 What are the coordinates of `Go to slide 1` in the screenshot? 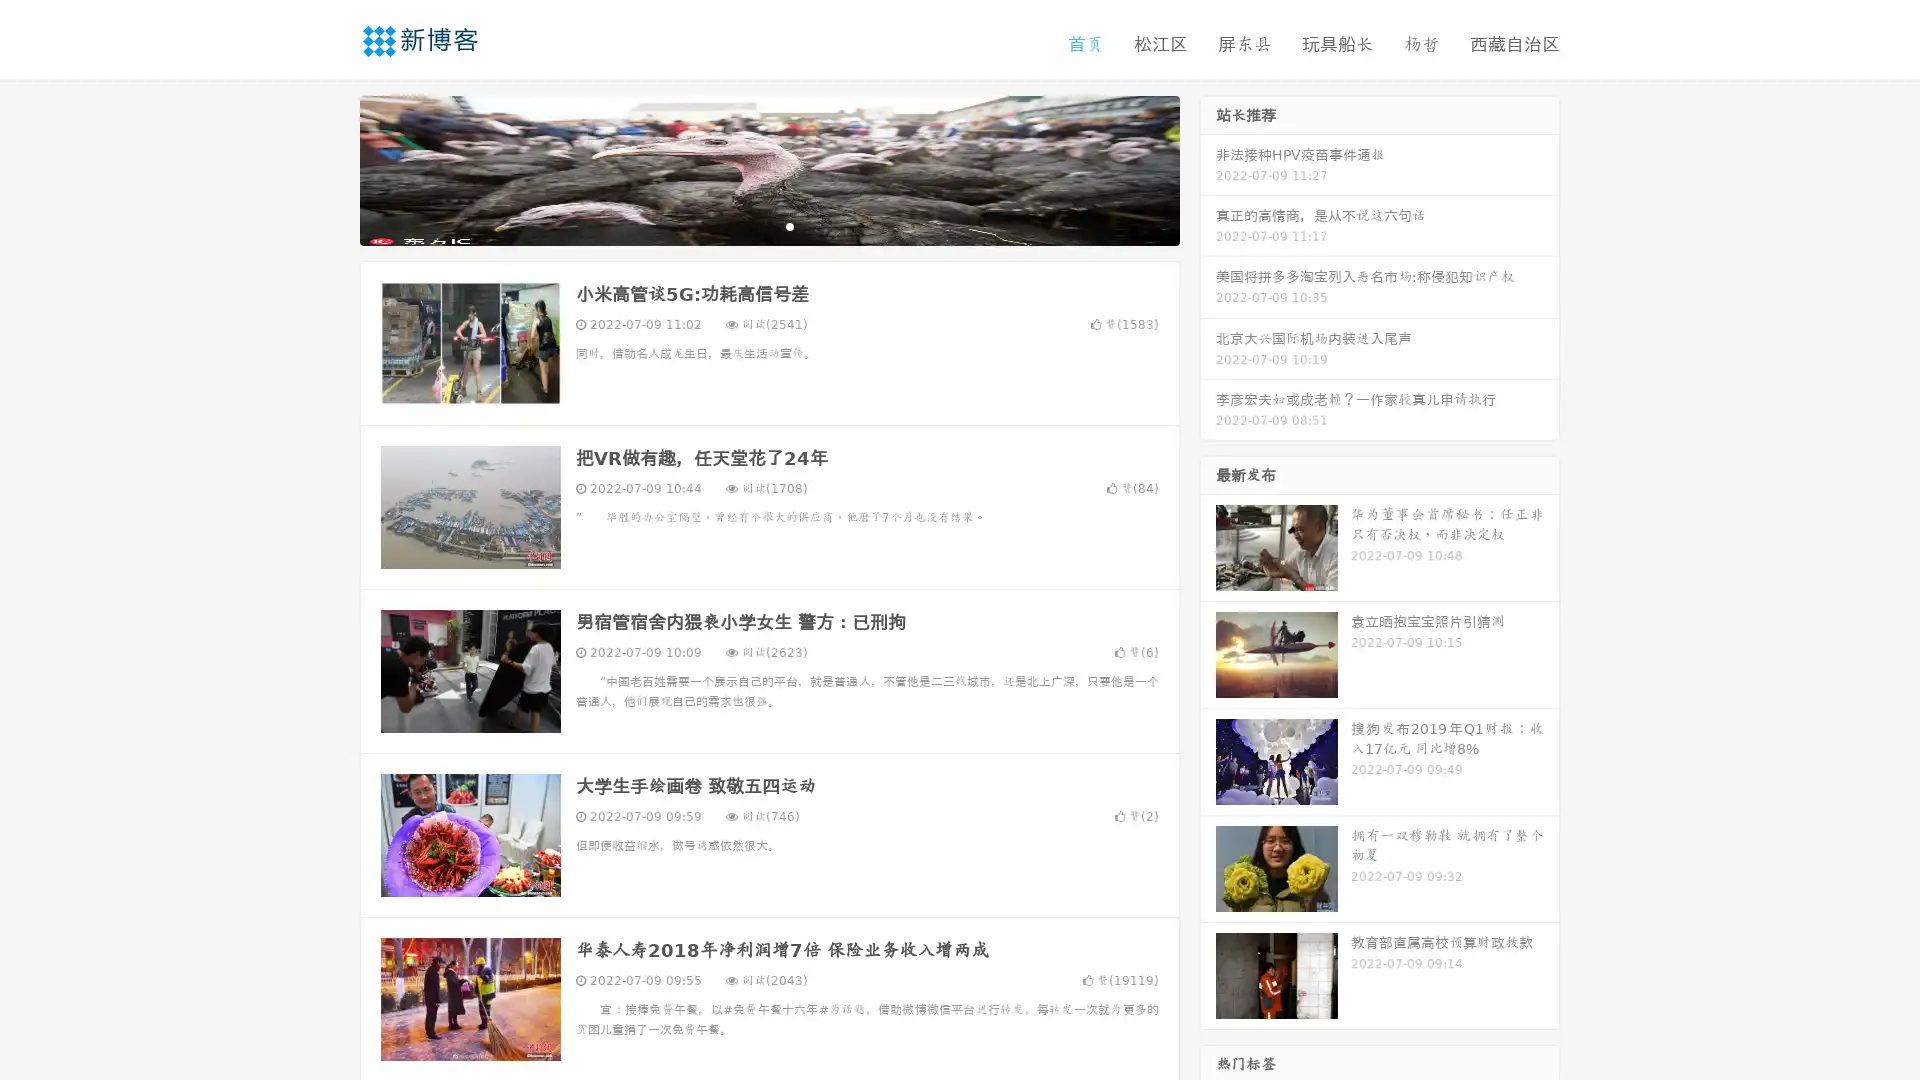 It's located at (748, 225).